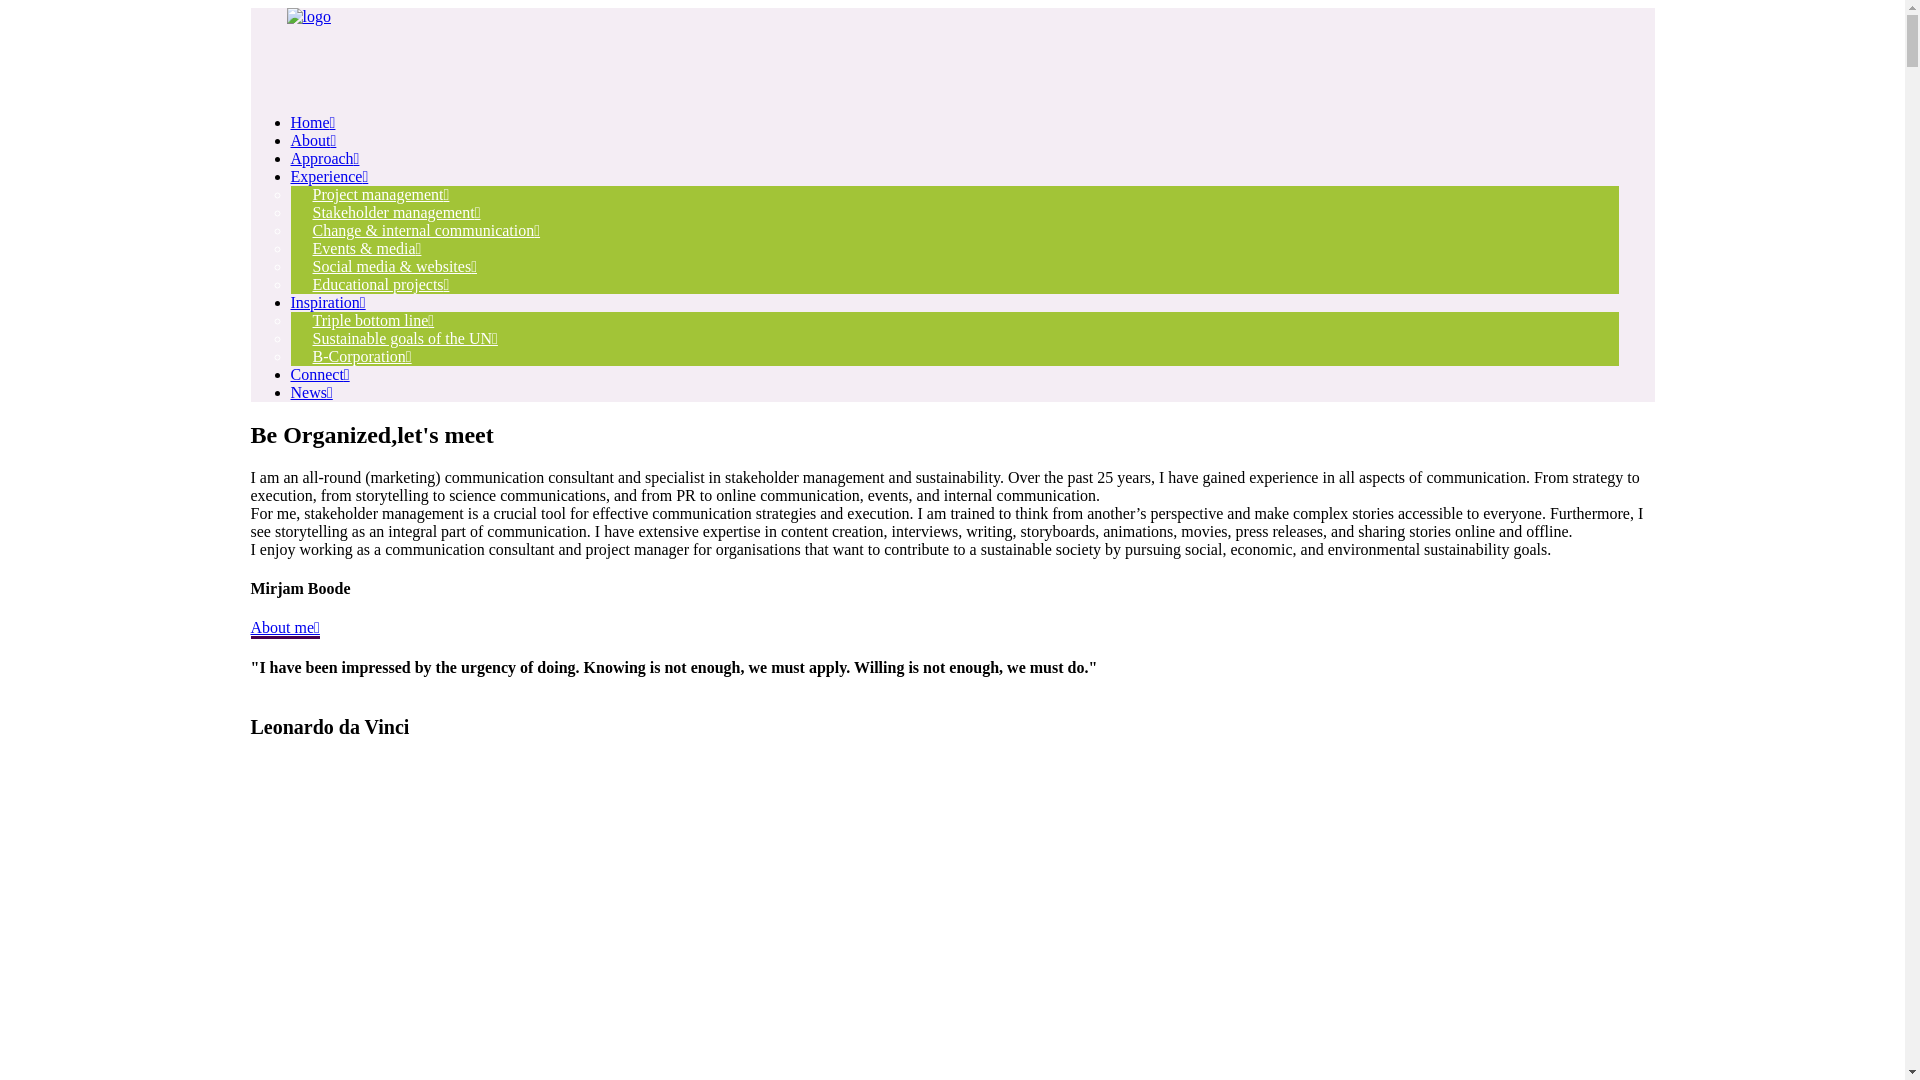 This screenshot has height=1080, width=1920. What do you see at coordinates (327, 302) in the screenshot?
I see `'Inspiration'` at bounding box center [327, 302].